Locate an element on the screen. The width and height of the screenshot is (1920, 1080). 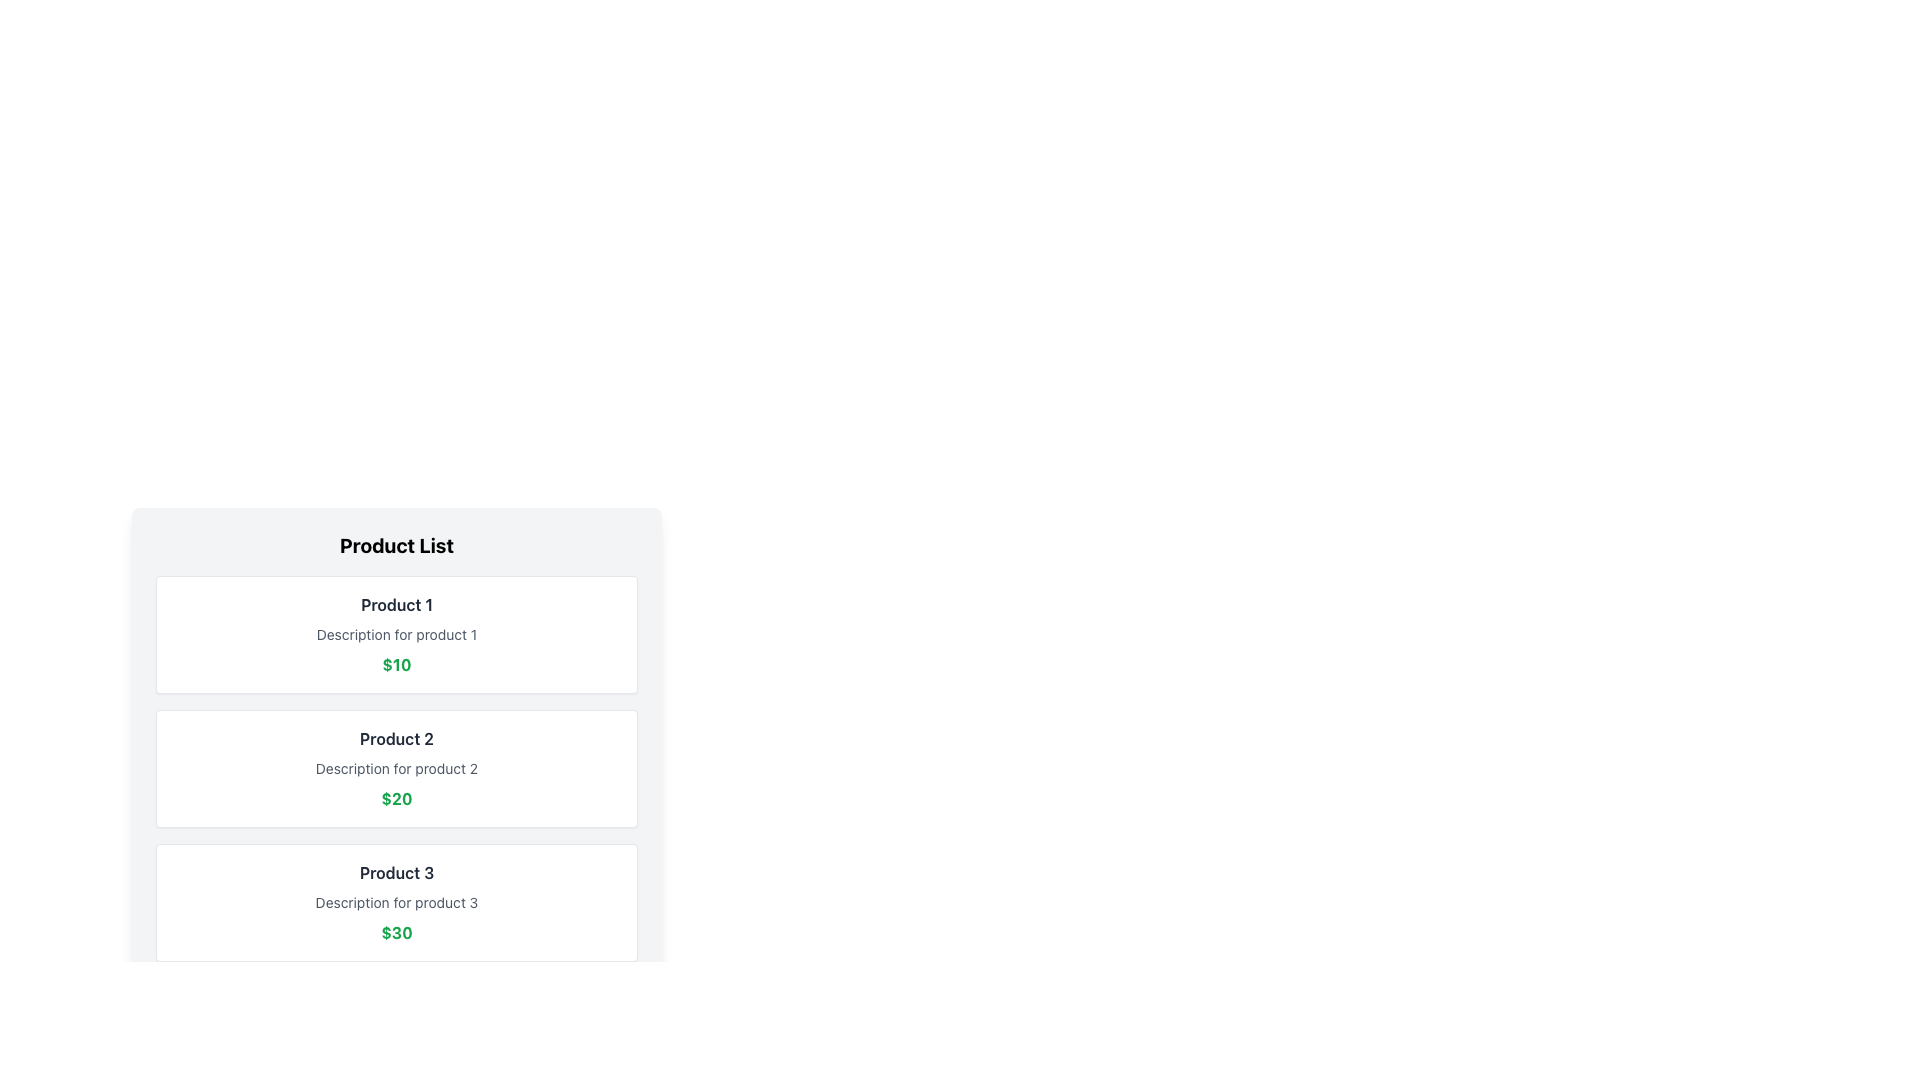
descriptive text content for the product labeled as 'Product 2', which is positioned between the product name and price in the card layout is located at coordinates (397, 767).